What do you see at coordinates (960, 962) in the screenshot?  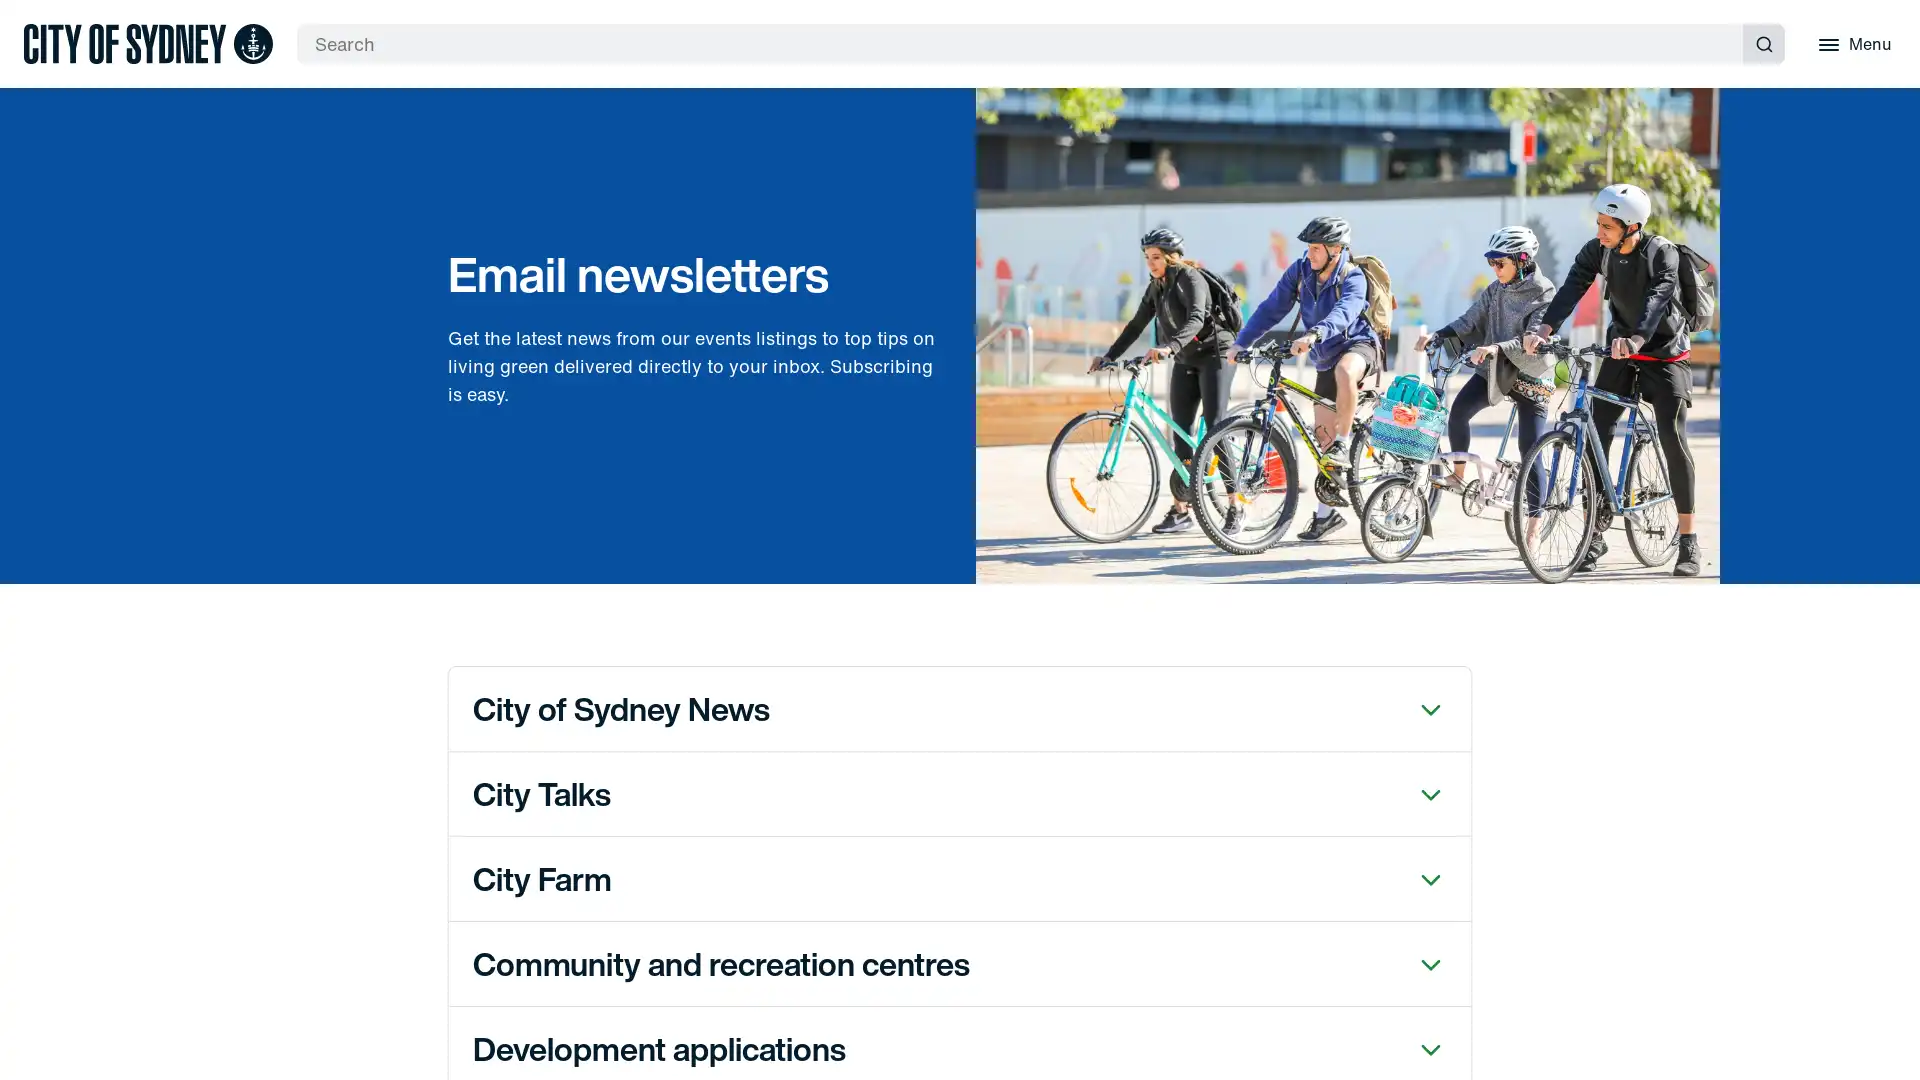 I see `Community and recreation centres` at bounding box center [960, 962].